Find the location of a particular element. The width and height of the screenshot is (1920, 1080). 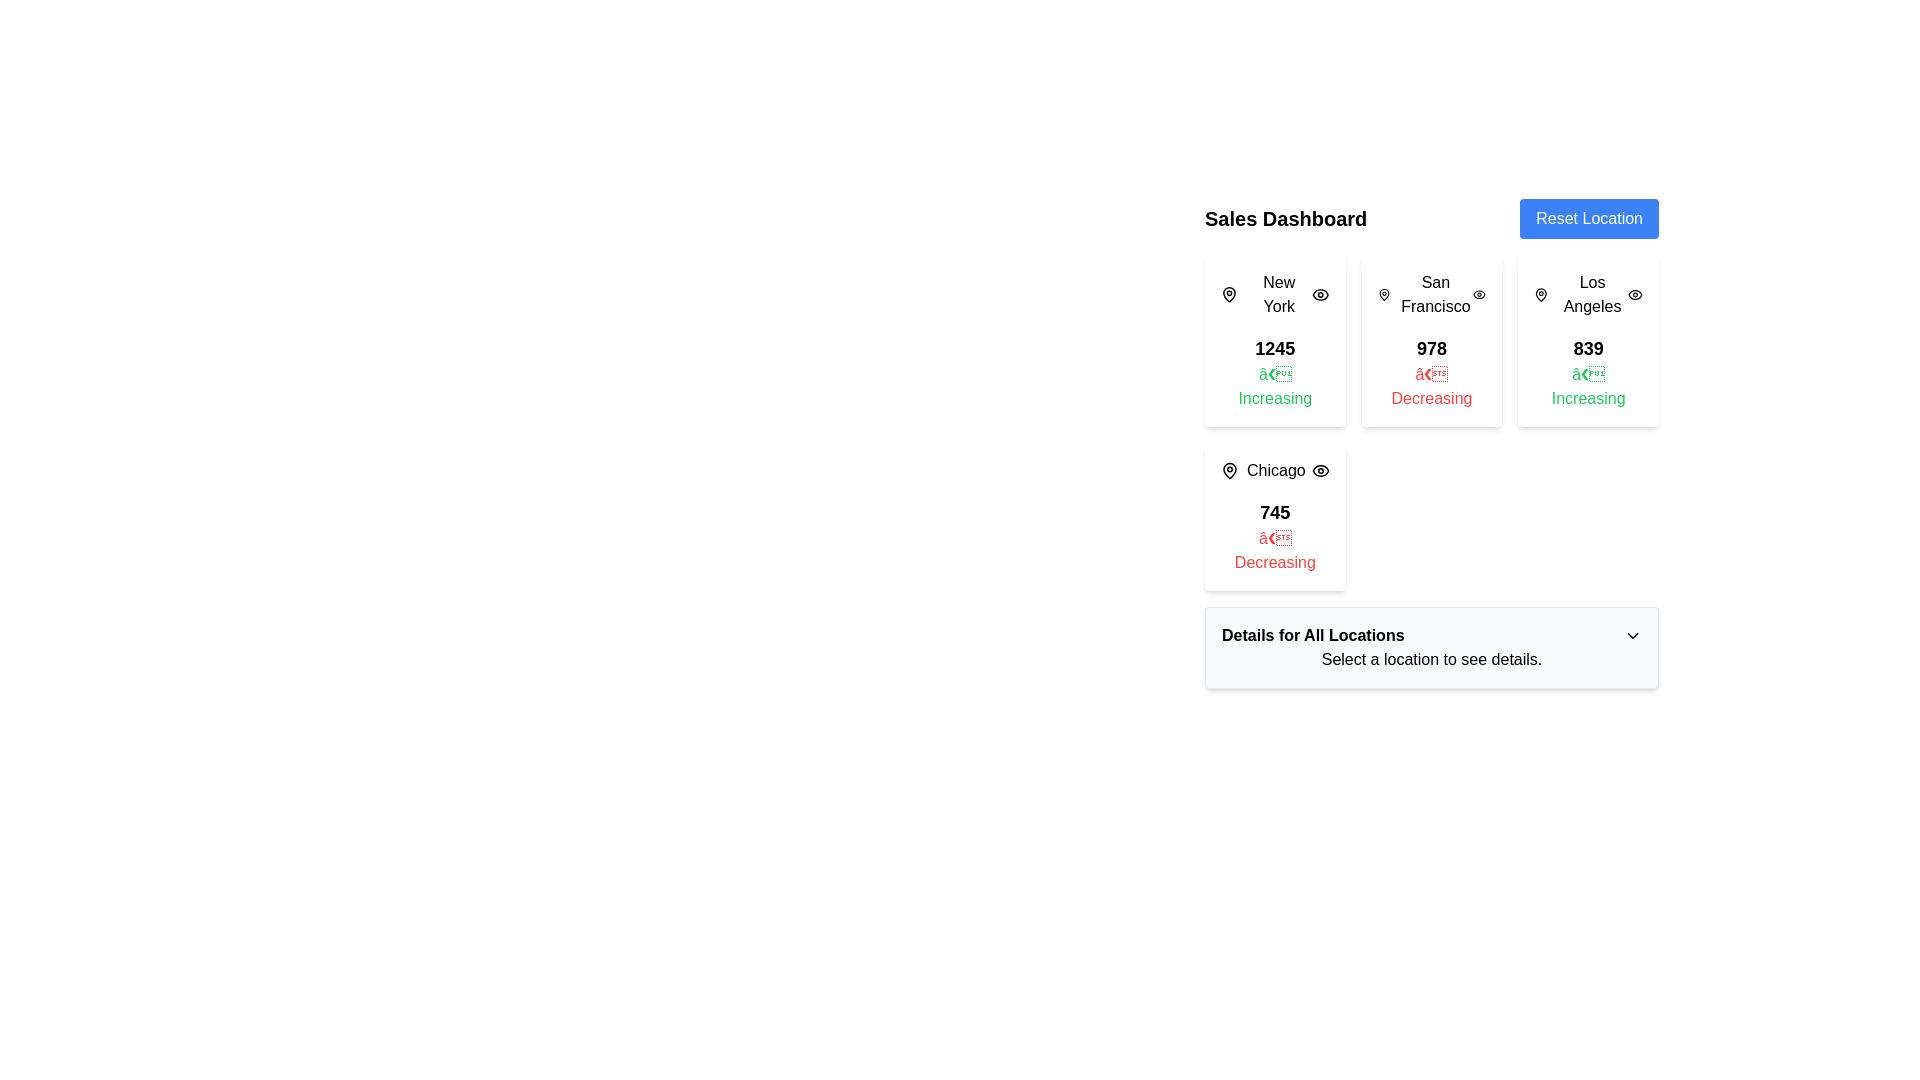

the text label displaying 'Los Angeles' in bold black font, located in the top-central area of its rectangular card, which is the fourth card in a horizontal row of city cards is located at coordinates (1591, 294).